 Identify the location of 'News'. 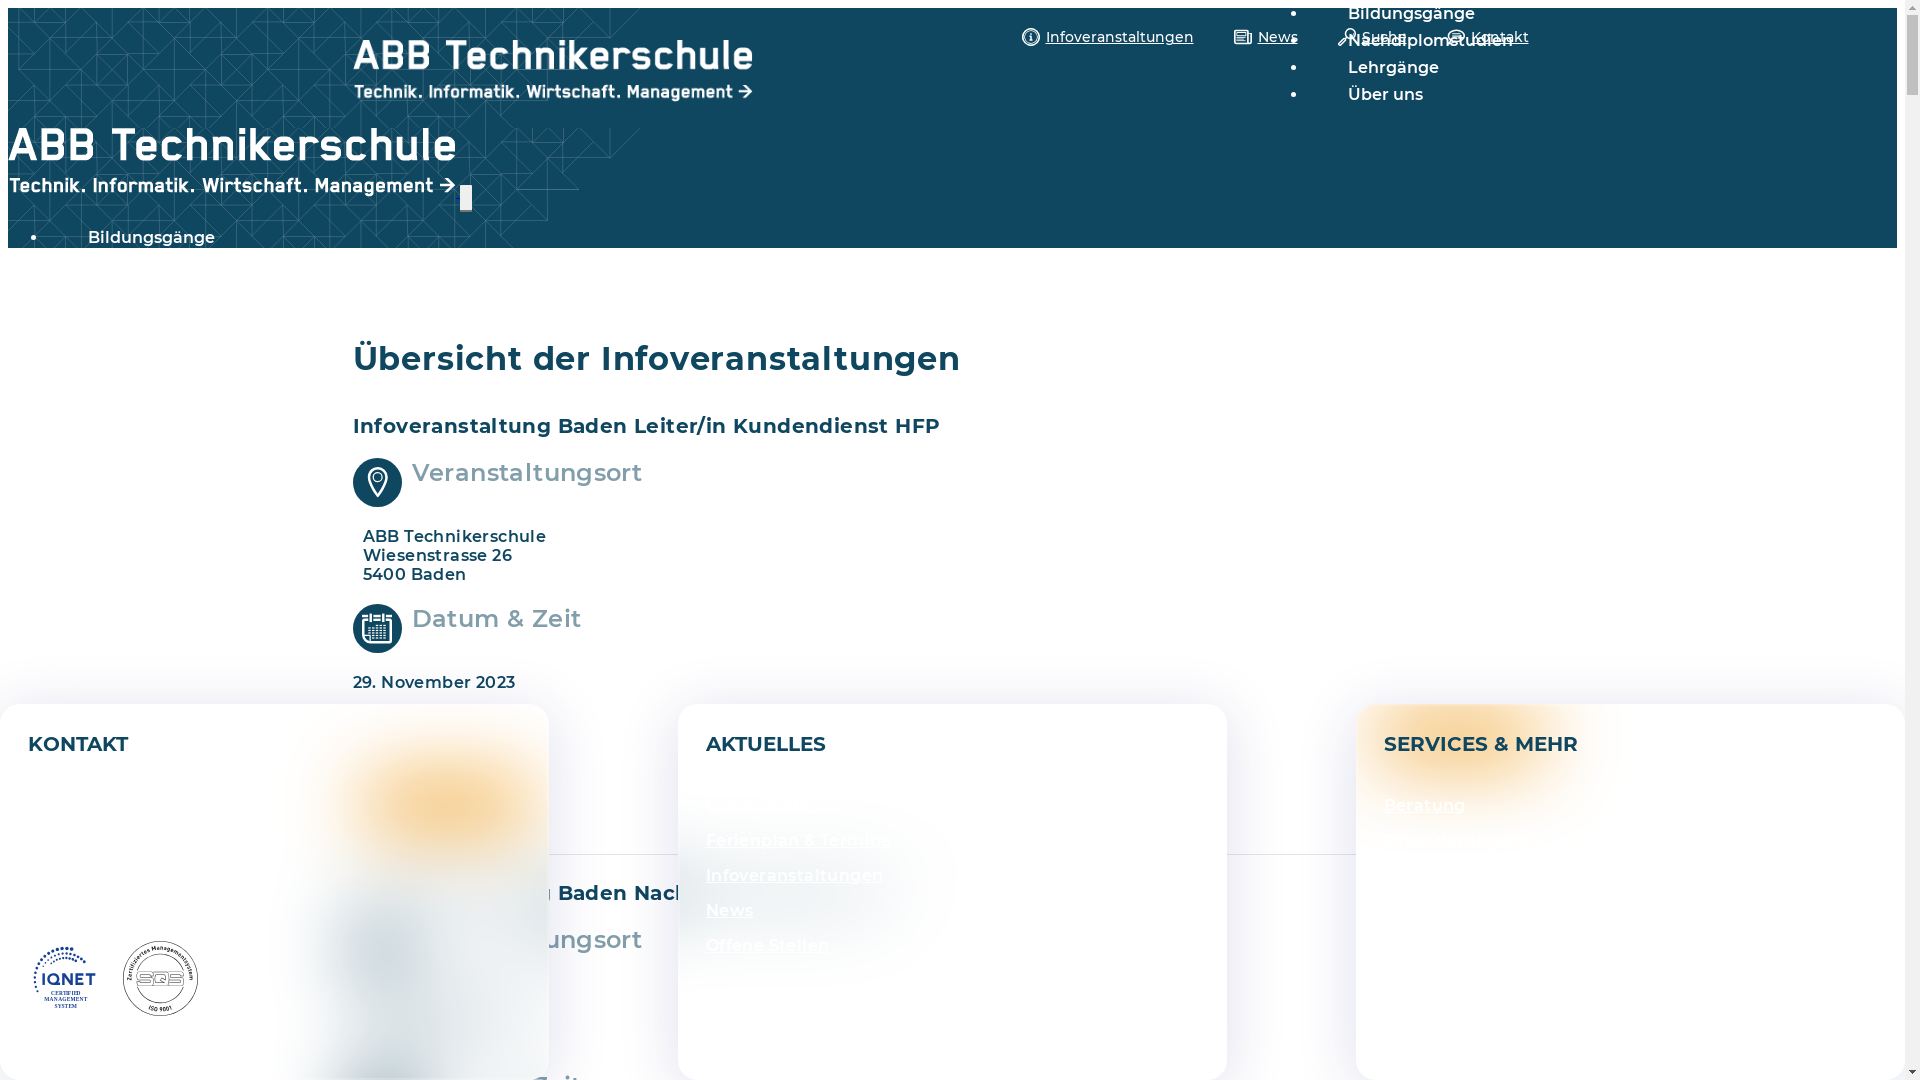
(705, 910).